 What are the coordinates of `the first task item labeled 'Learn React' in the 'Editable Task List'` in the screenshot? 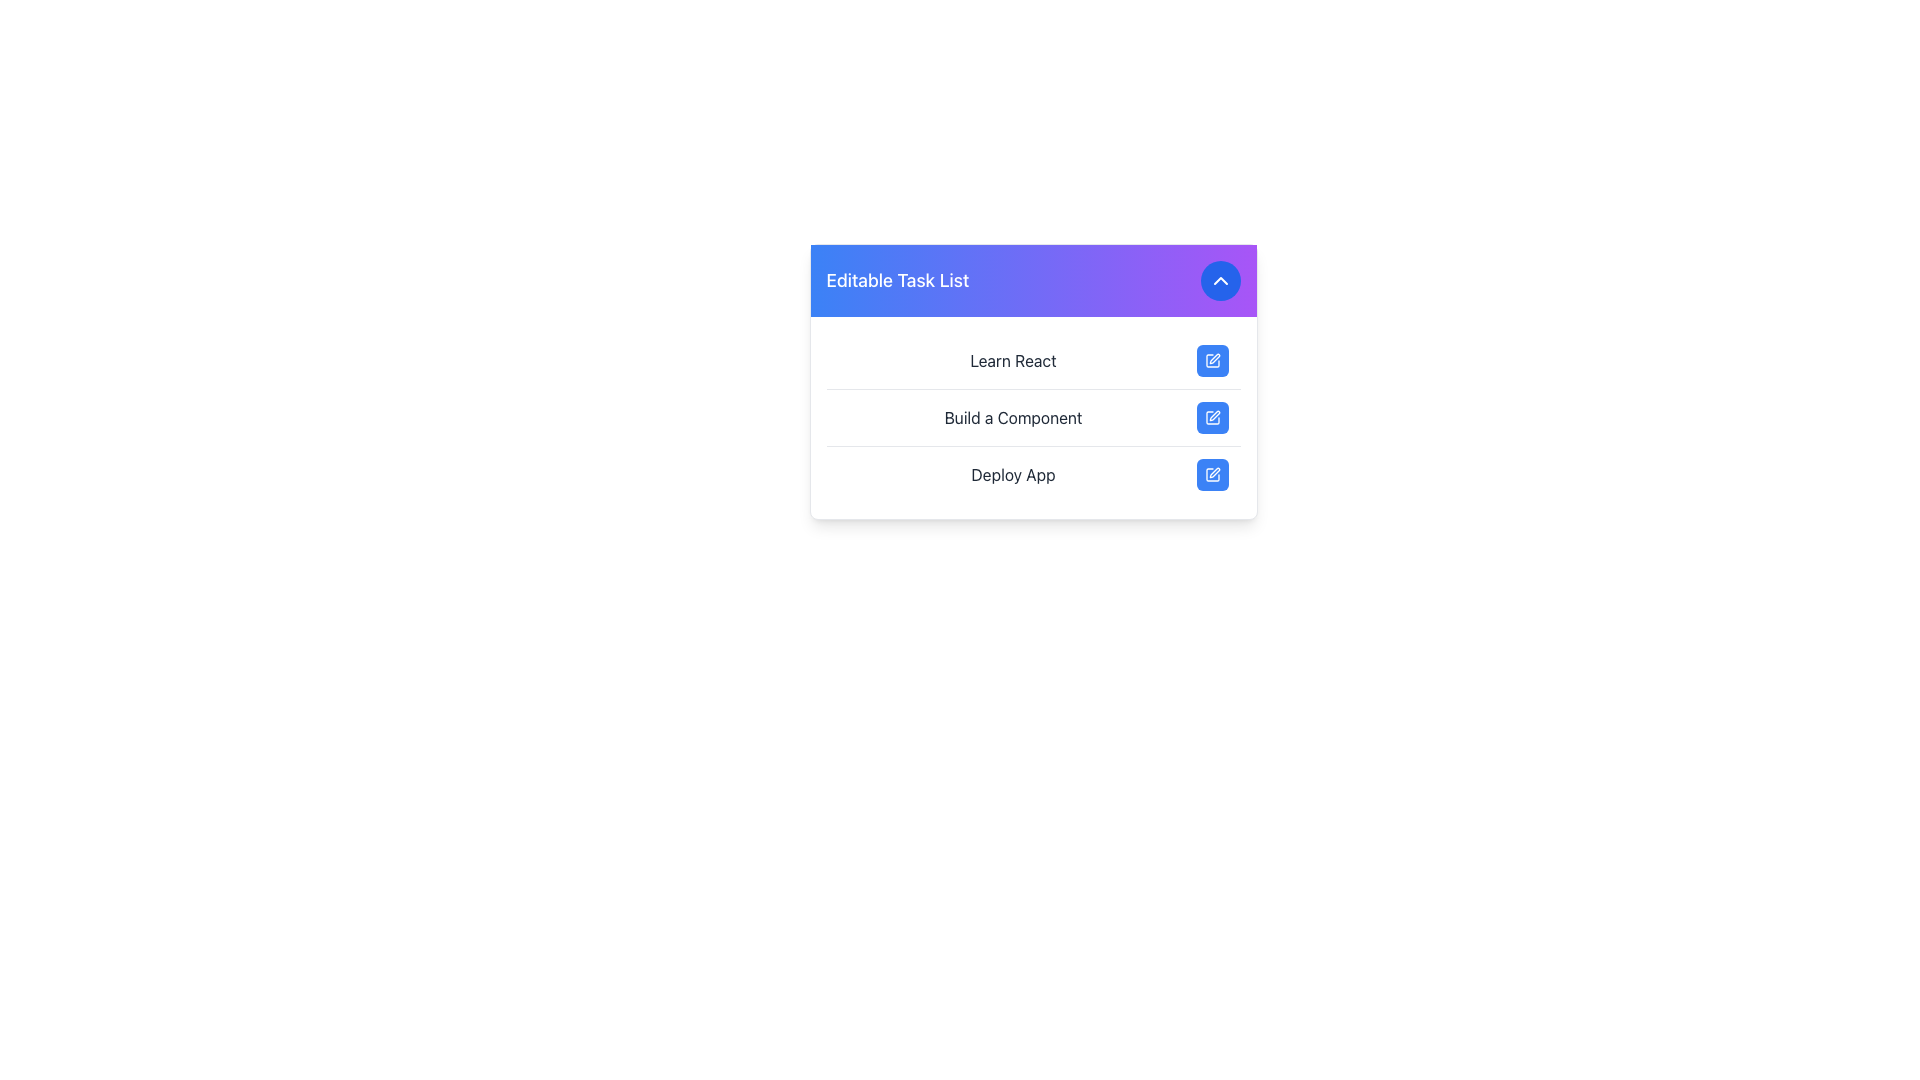 It's located at (1033, 361).